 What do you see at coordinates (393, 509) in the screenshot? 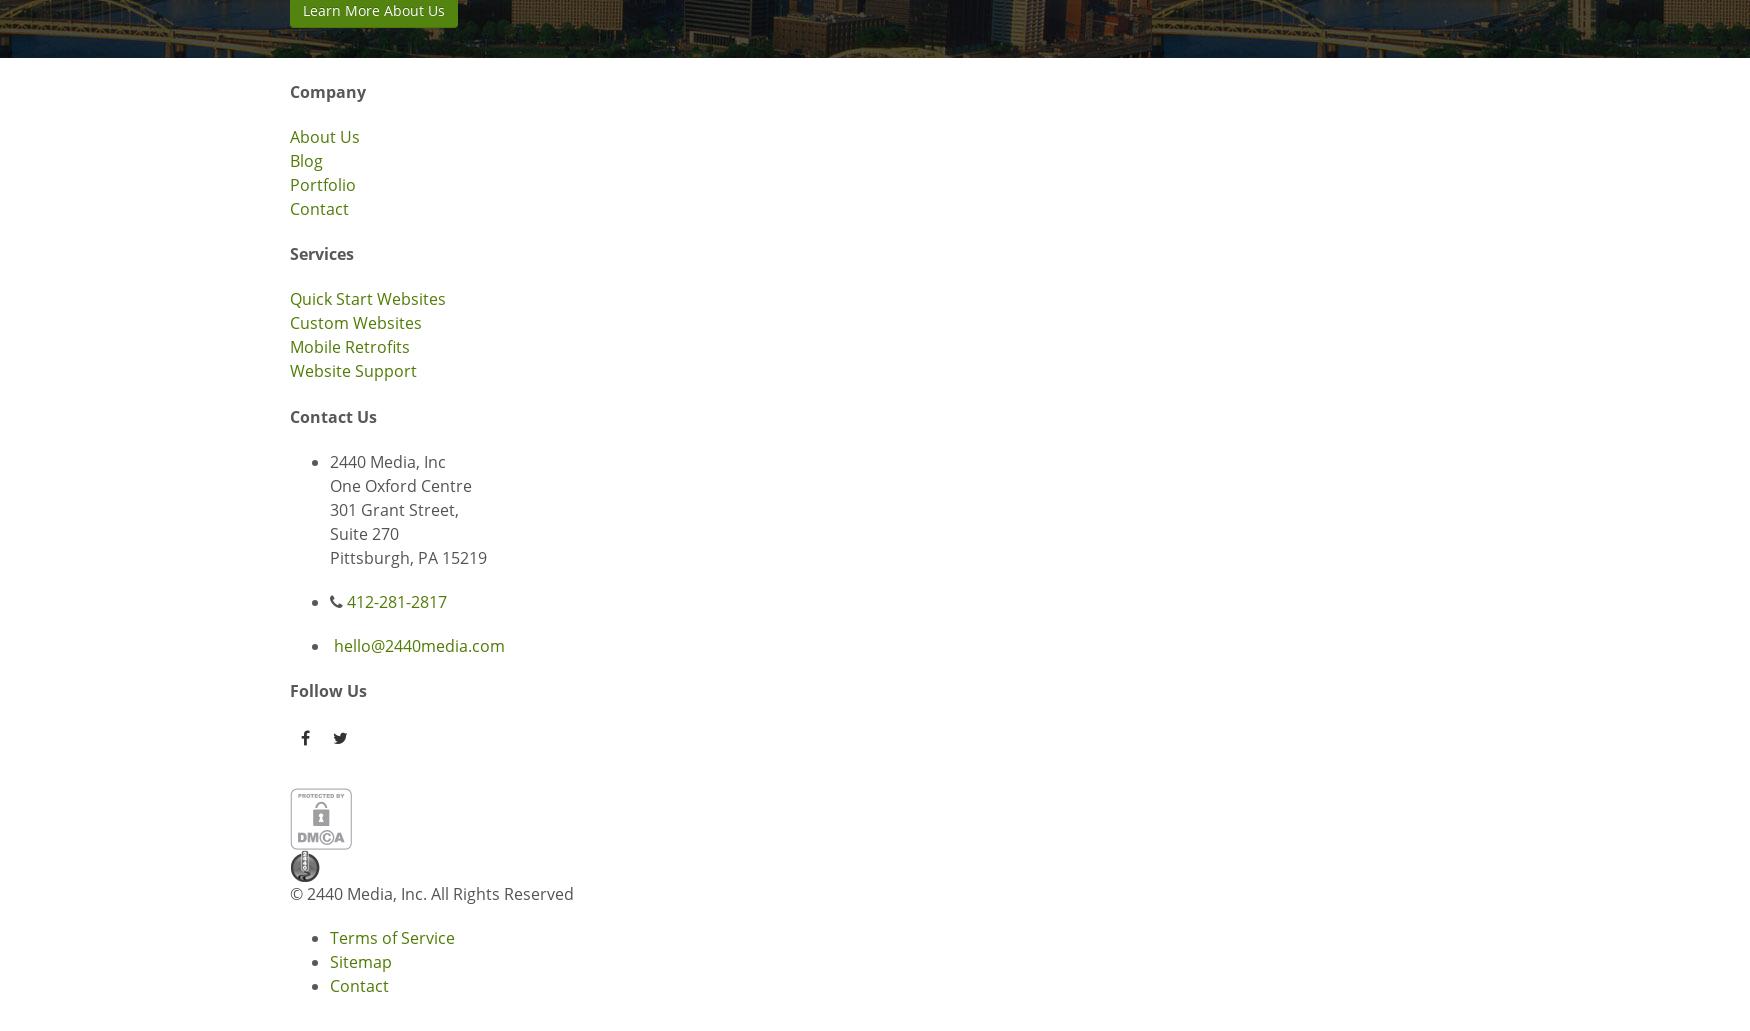
I see `'301 Grant Street,'` at bounding box center [393, 509].